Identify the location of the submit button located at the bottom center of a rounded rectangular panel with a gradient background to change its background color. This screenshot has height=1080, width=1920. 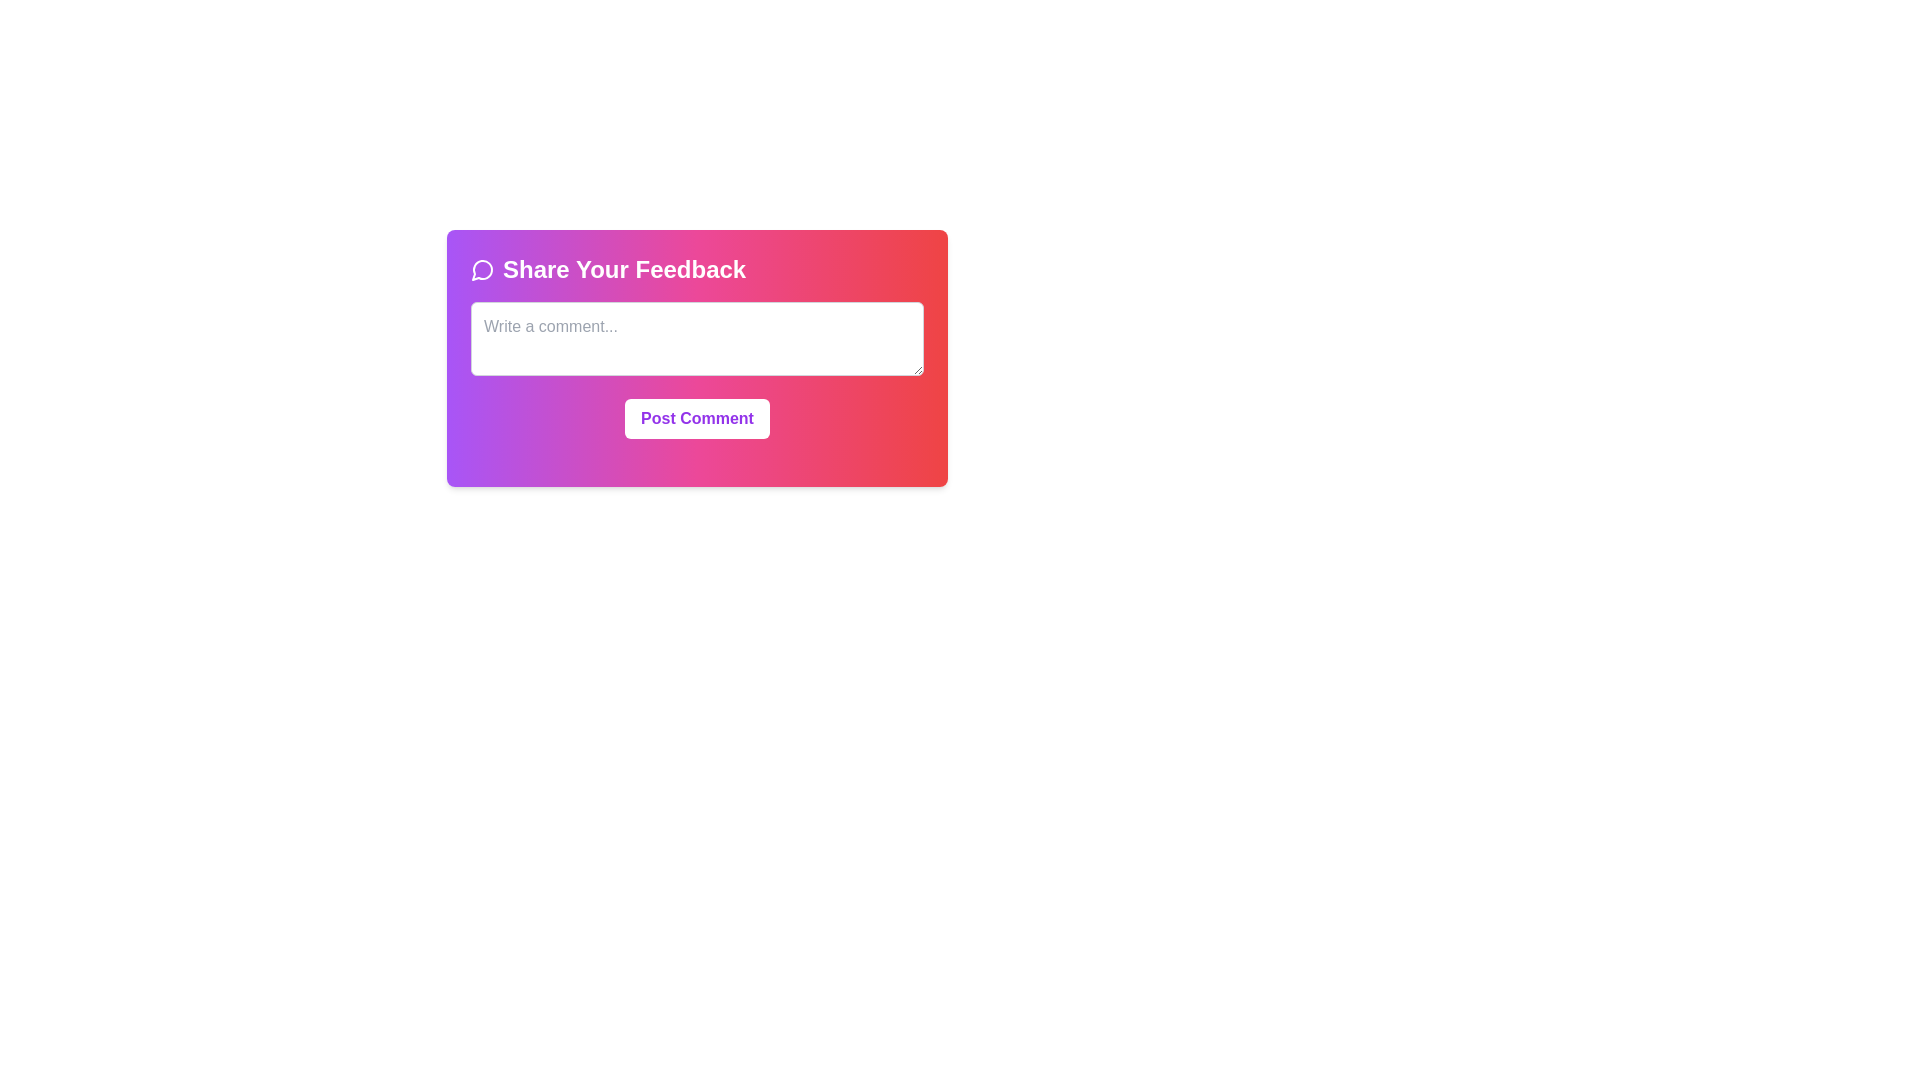
(697, 418).